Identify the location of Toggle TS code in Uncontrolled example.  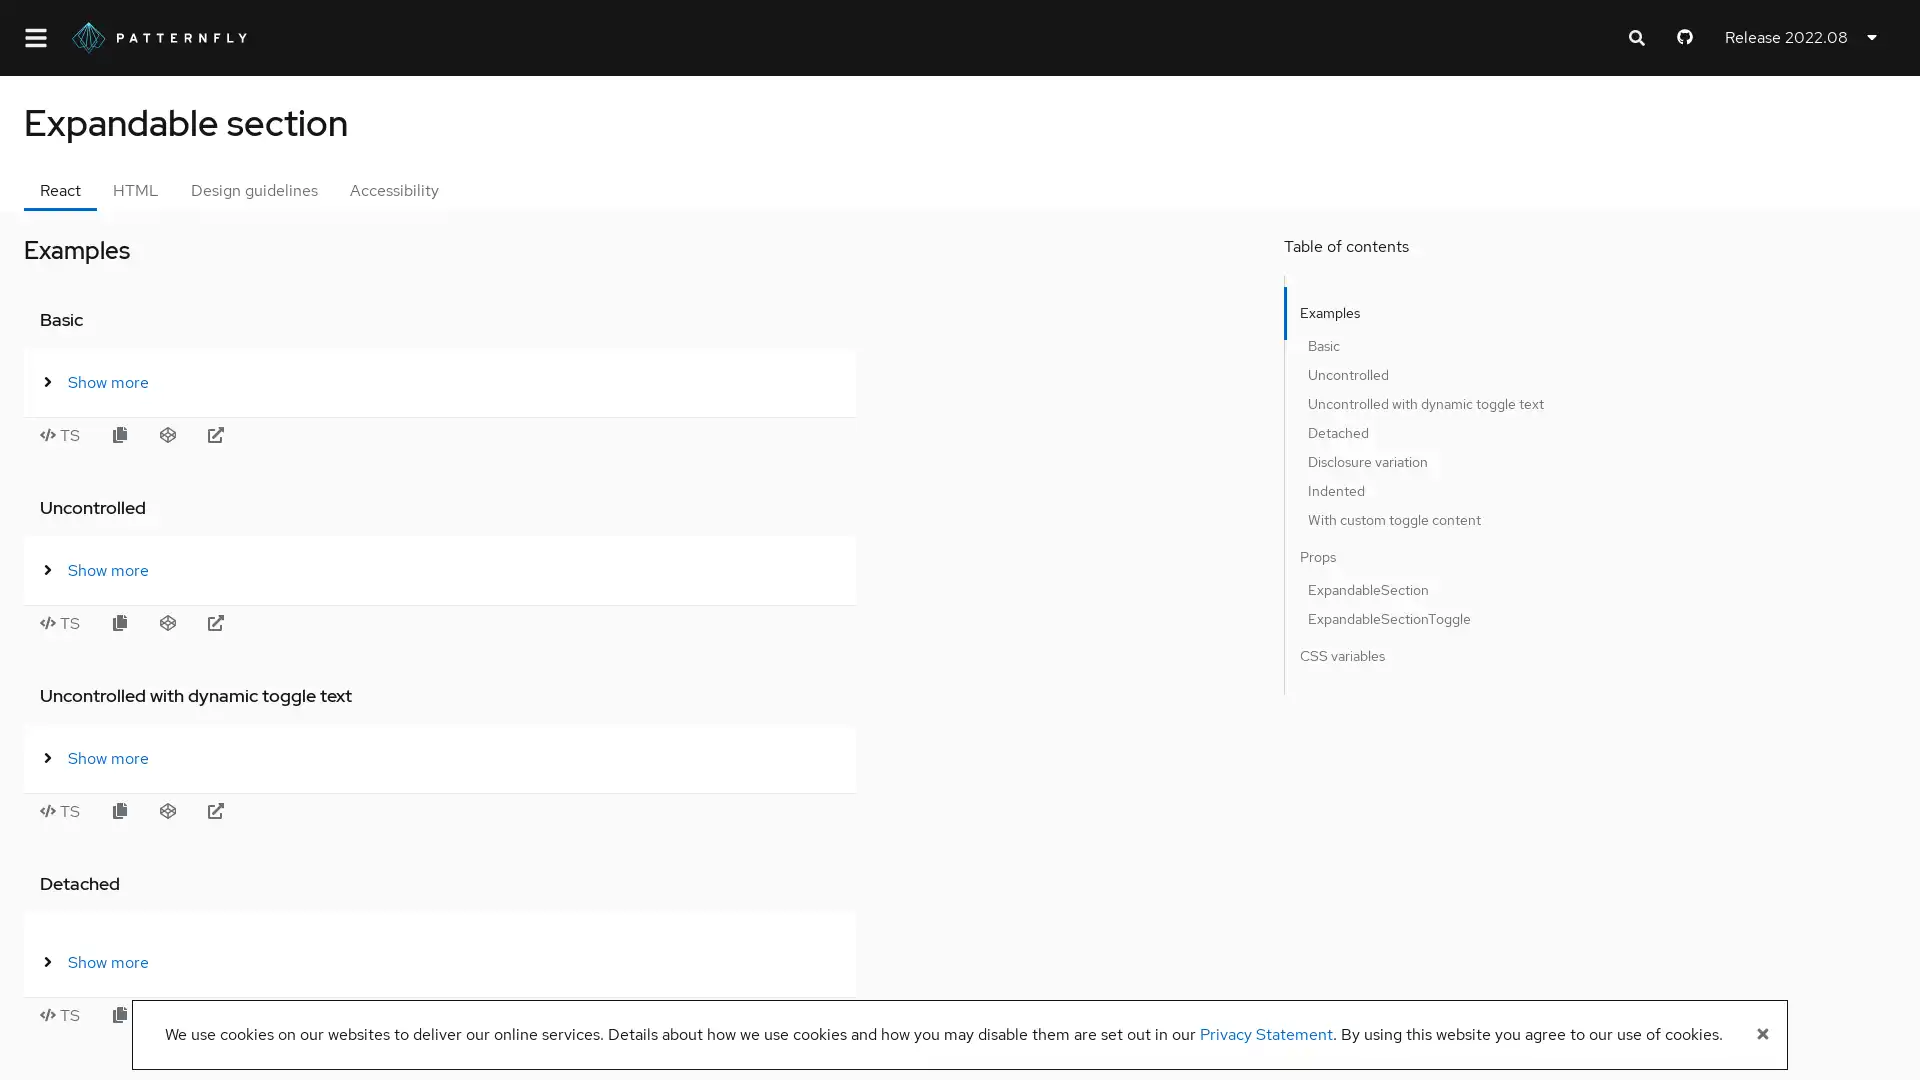
(350, 622).